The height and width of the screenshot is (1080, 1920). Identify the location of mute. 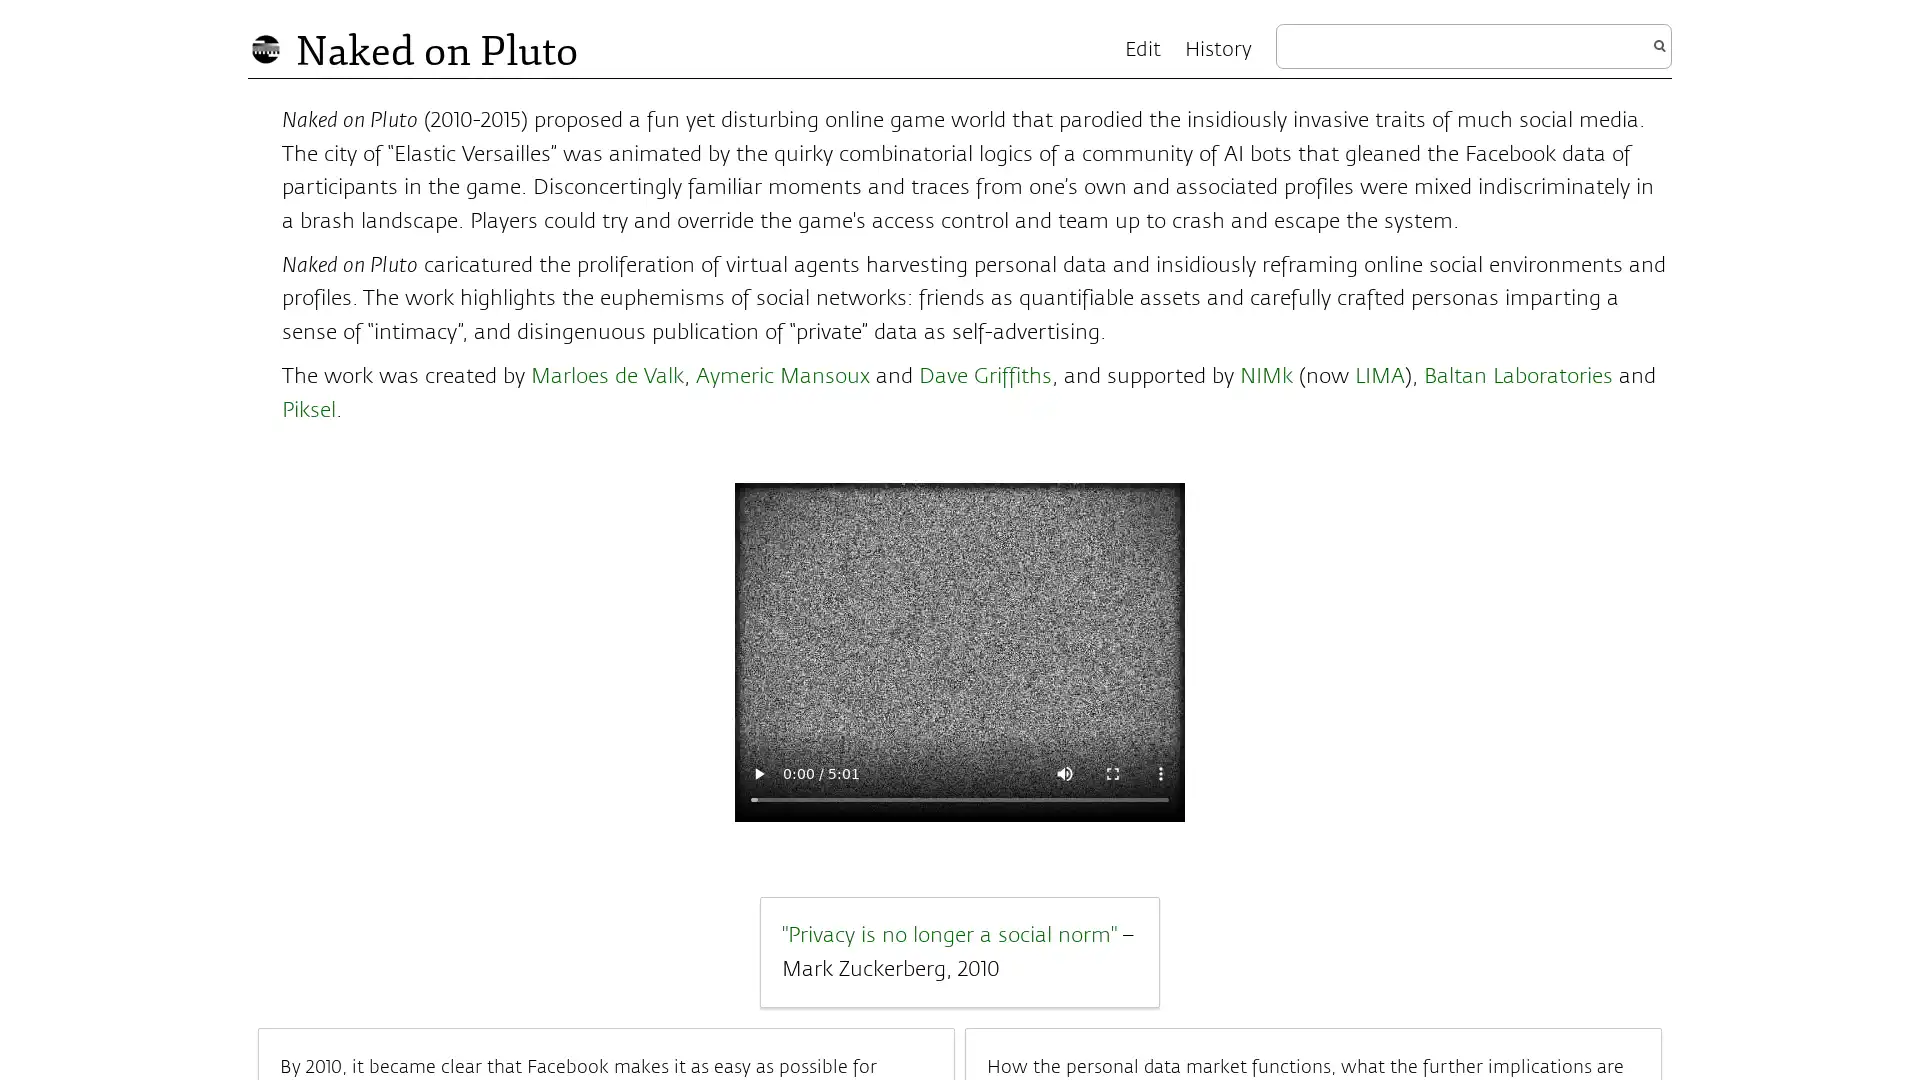
(1064, 771).